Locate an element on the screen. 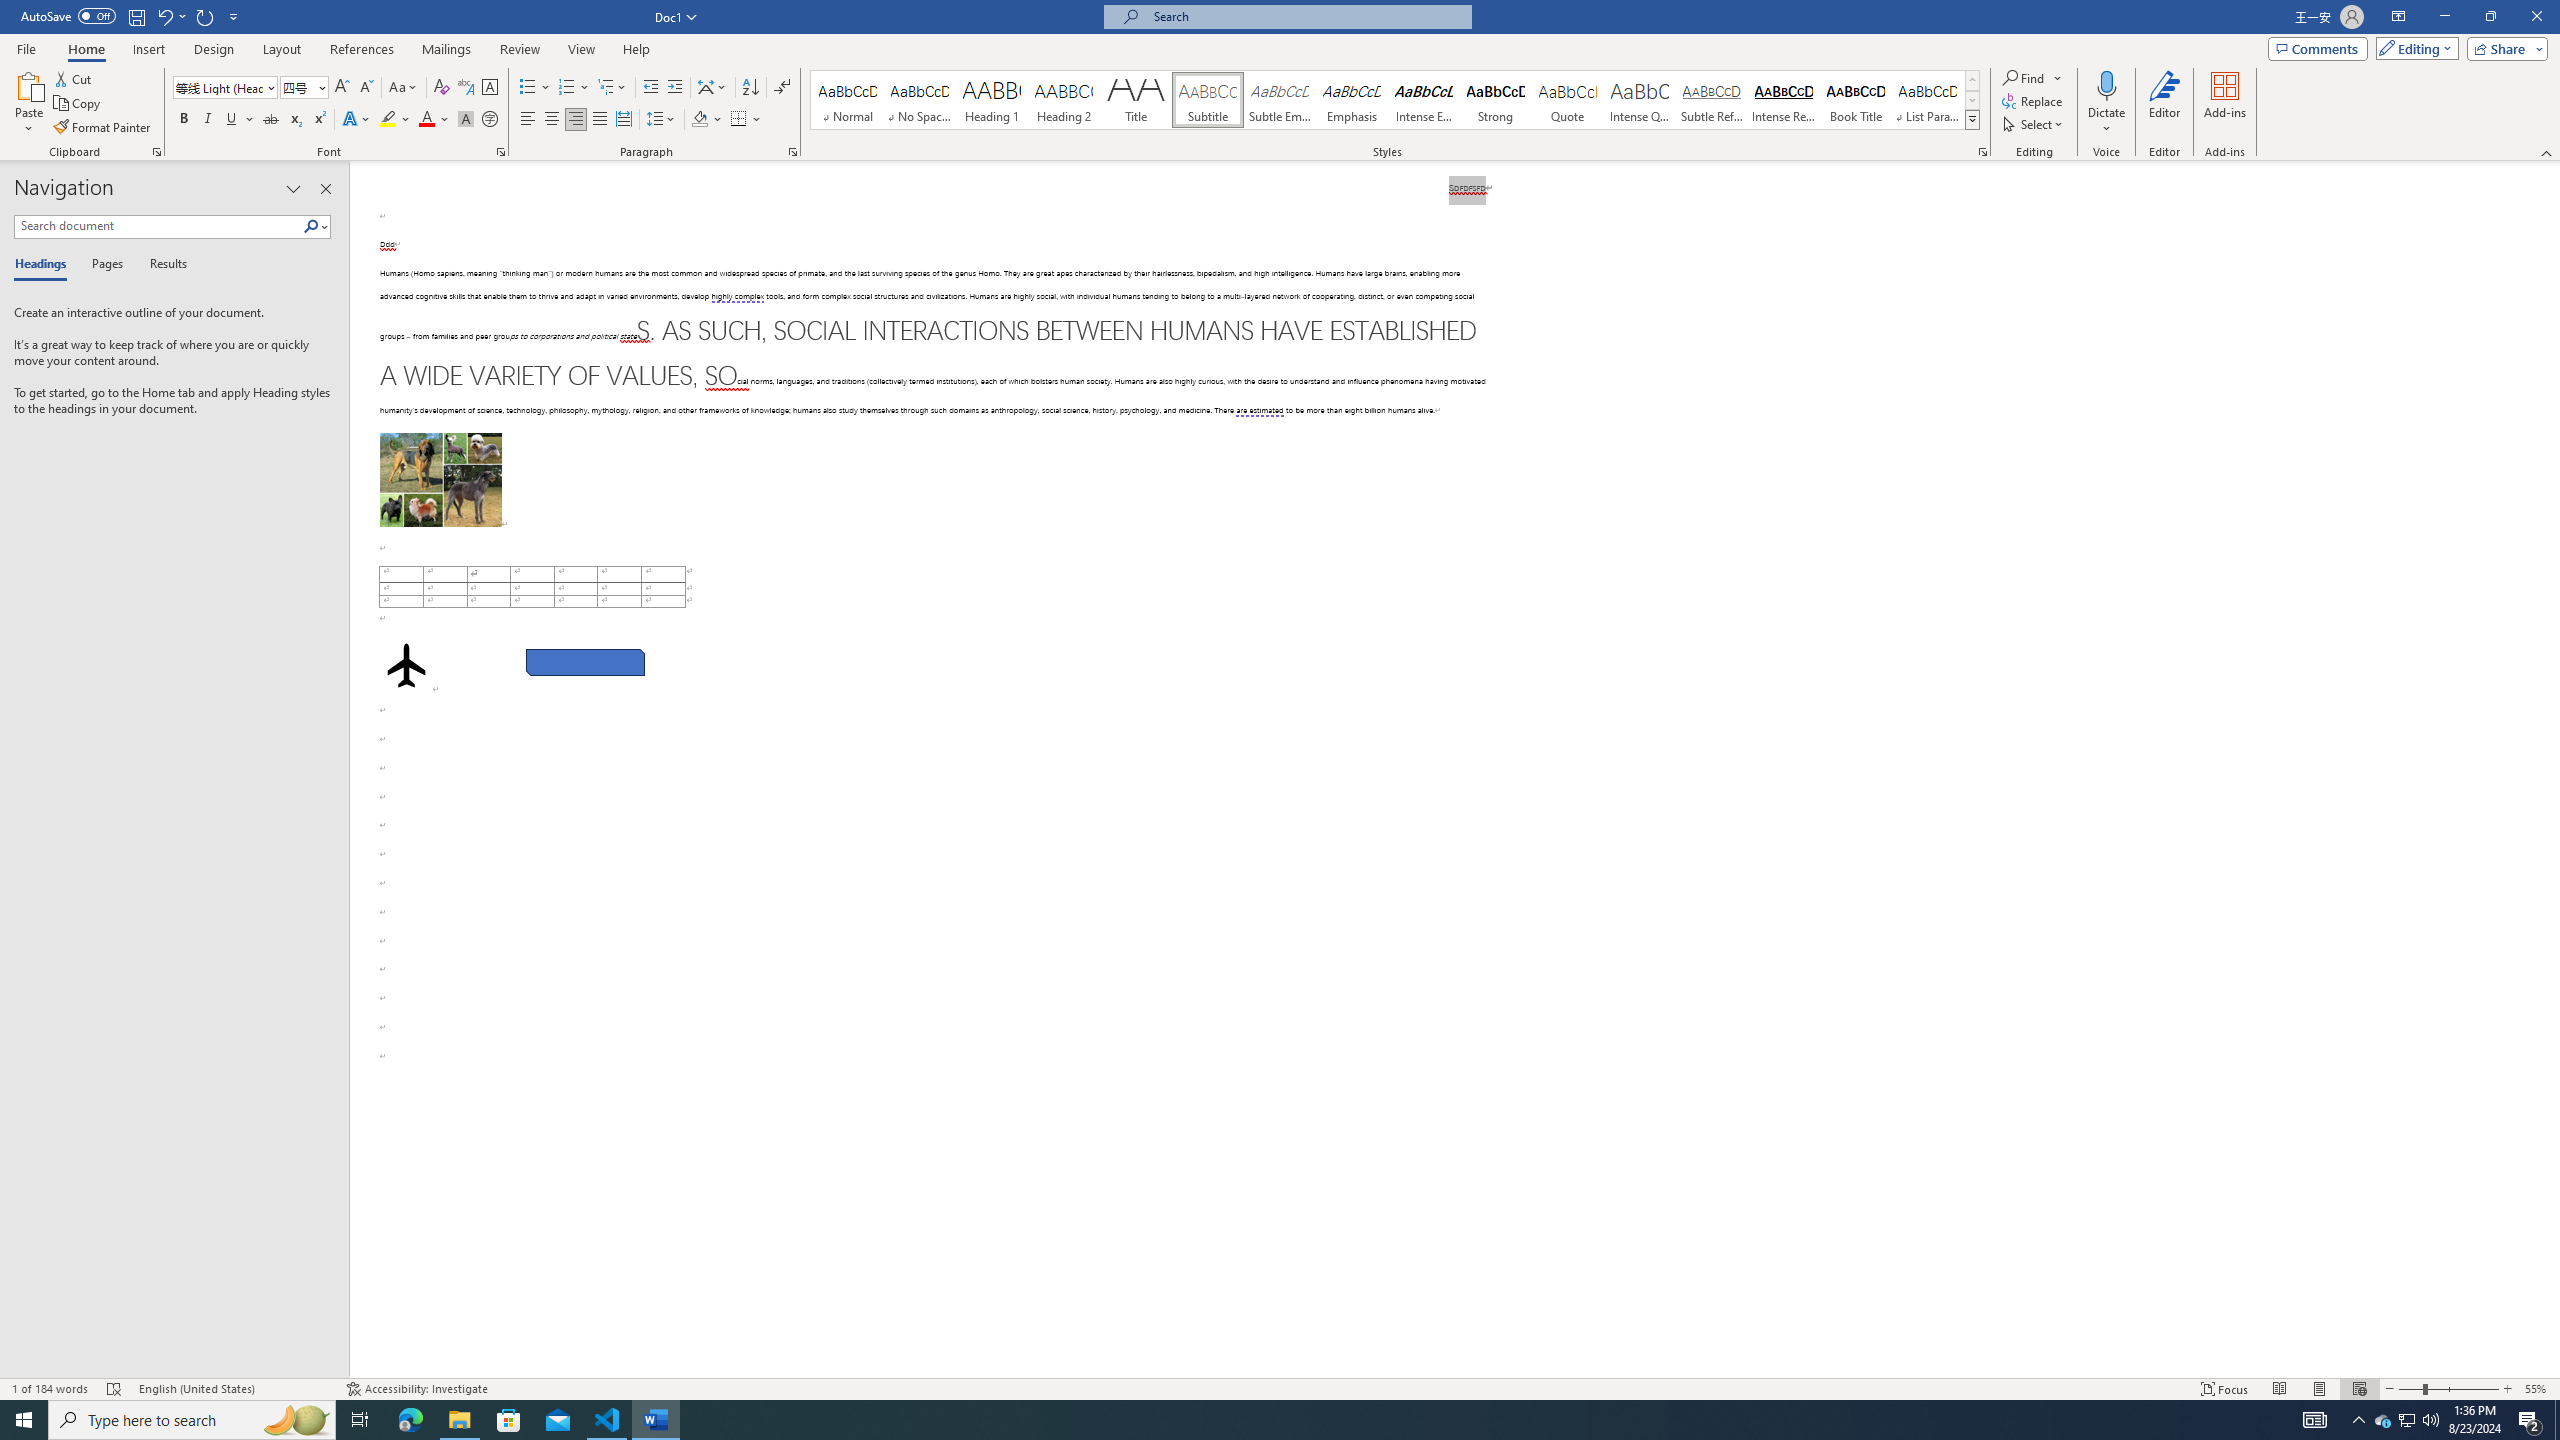 The image size is (2560, 1440). 'Paste' is located at coordinates (28, 84).